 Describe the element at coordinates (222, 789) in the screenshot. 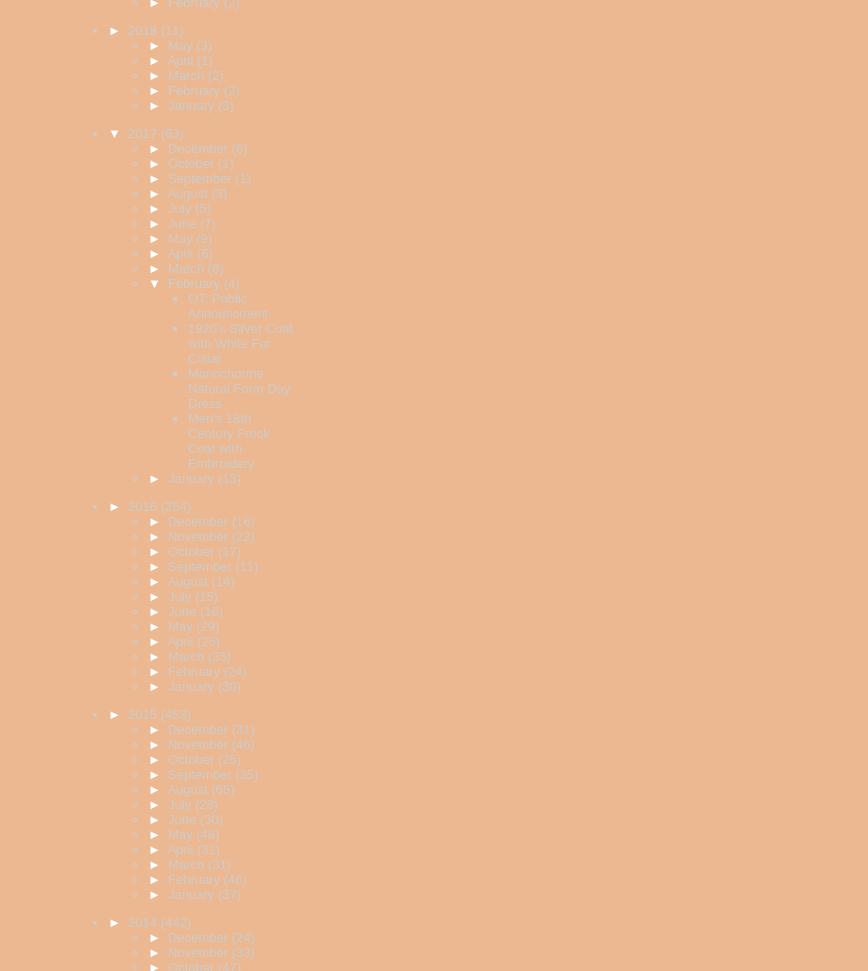

I see `'(65)'` at that location.